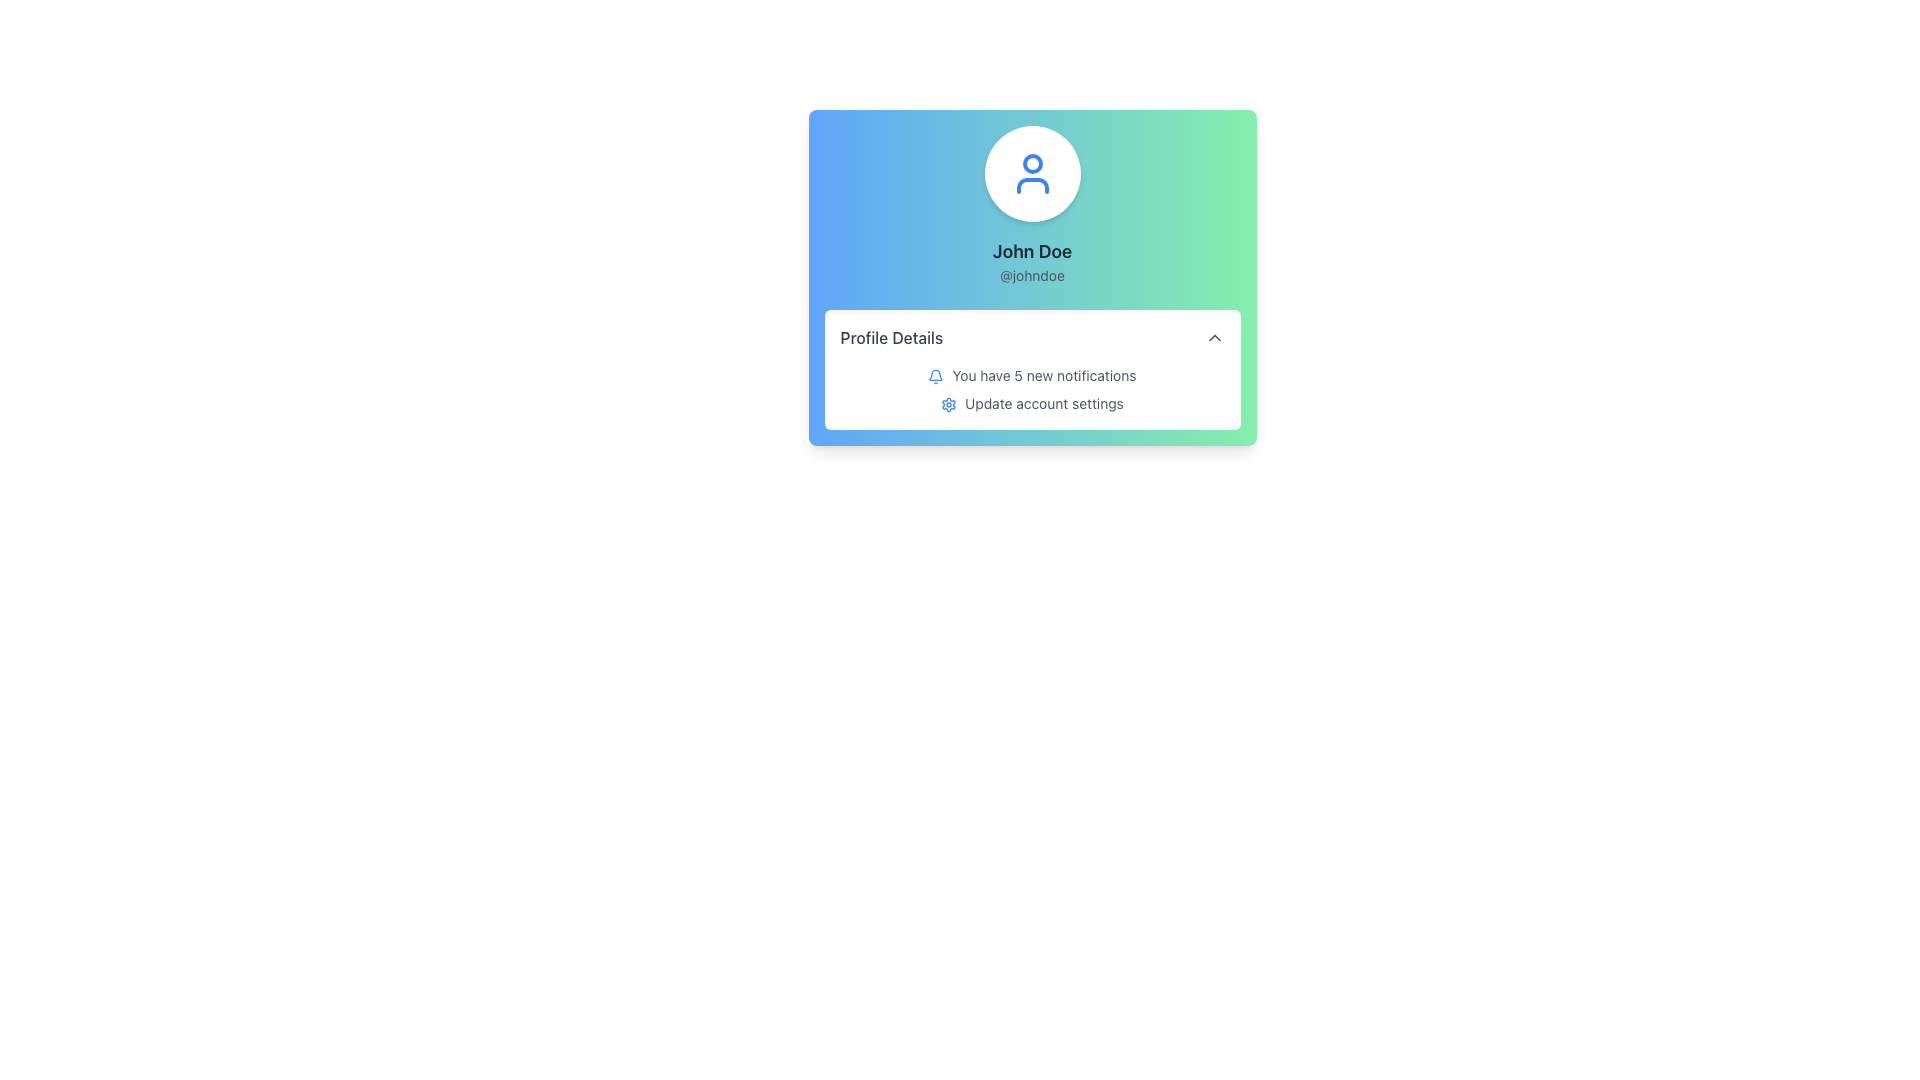 Image resolution: width=1920 pixels, height=1080 pixels. I want to click on the Collapsible Header labeled 'Profile Details' with an upward chevron icon on the right, so click(1032, 337).